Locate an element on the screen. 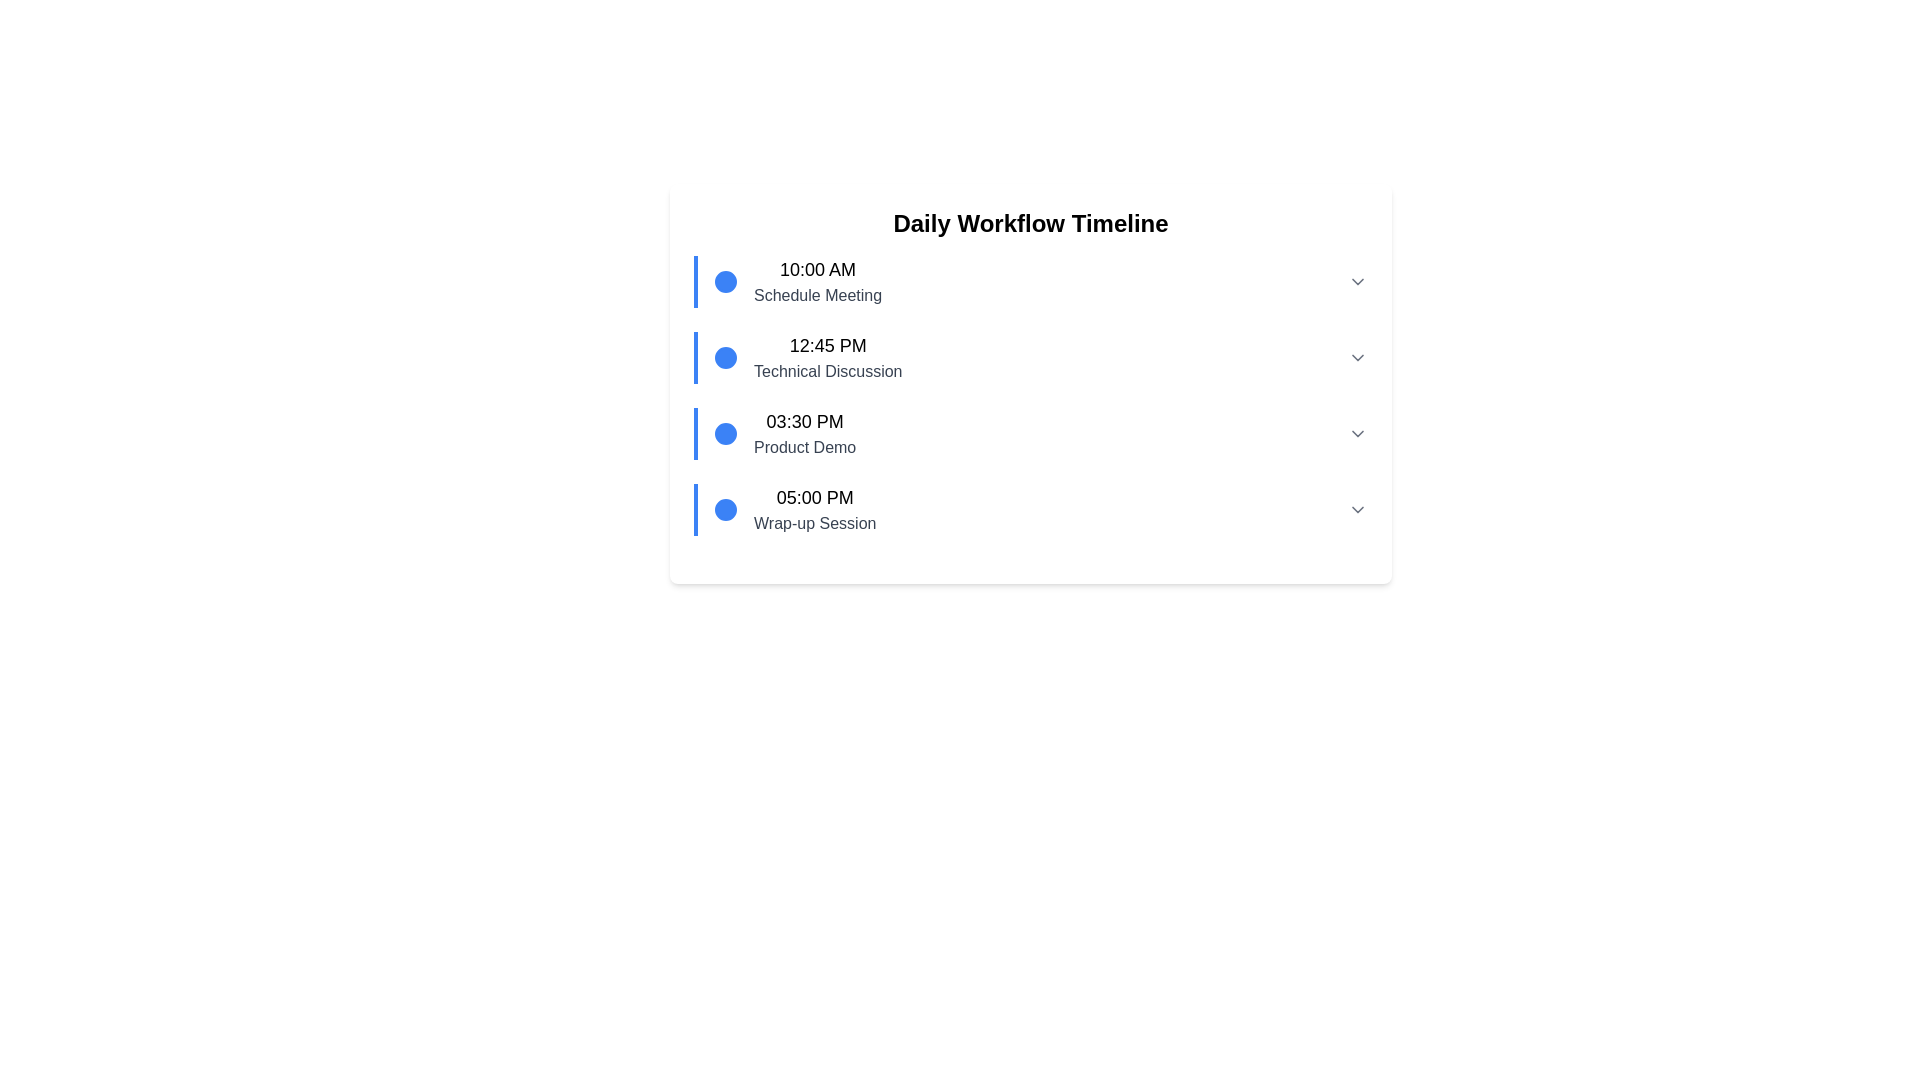  the third item in the vertical timeline interface that represents the event titled 'Product Demo' at '03:30 PM' is located at coordinates (1031, 433).